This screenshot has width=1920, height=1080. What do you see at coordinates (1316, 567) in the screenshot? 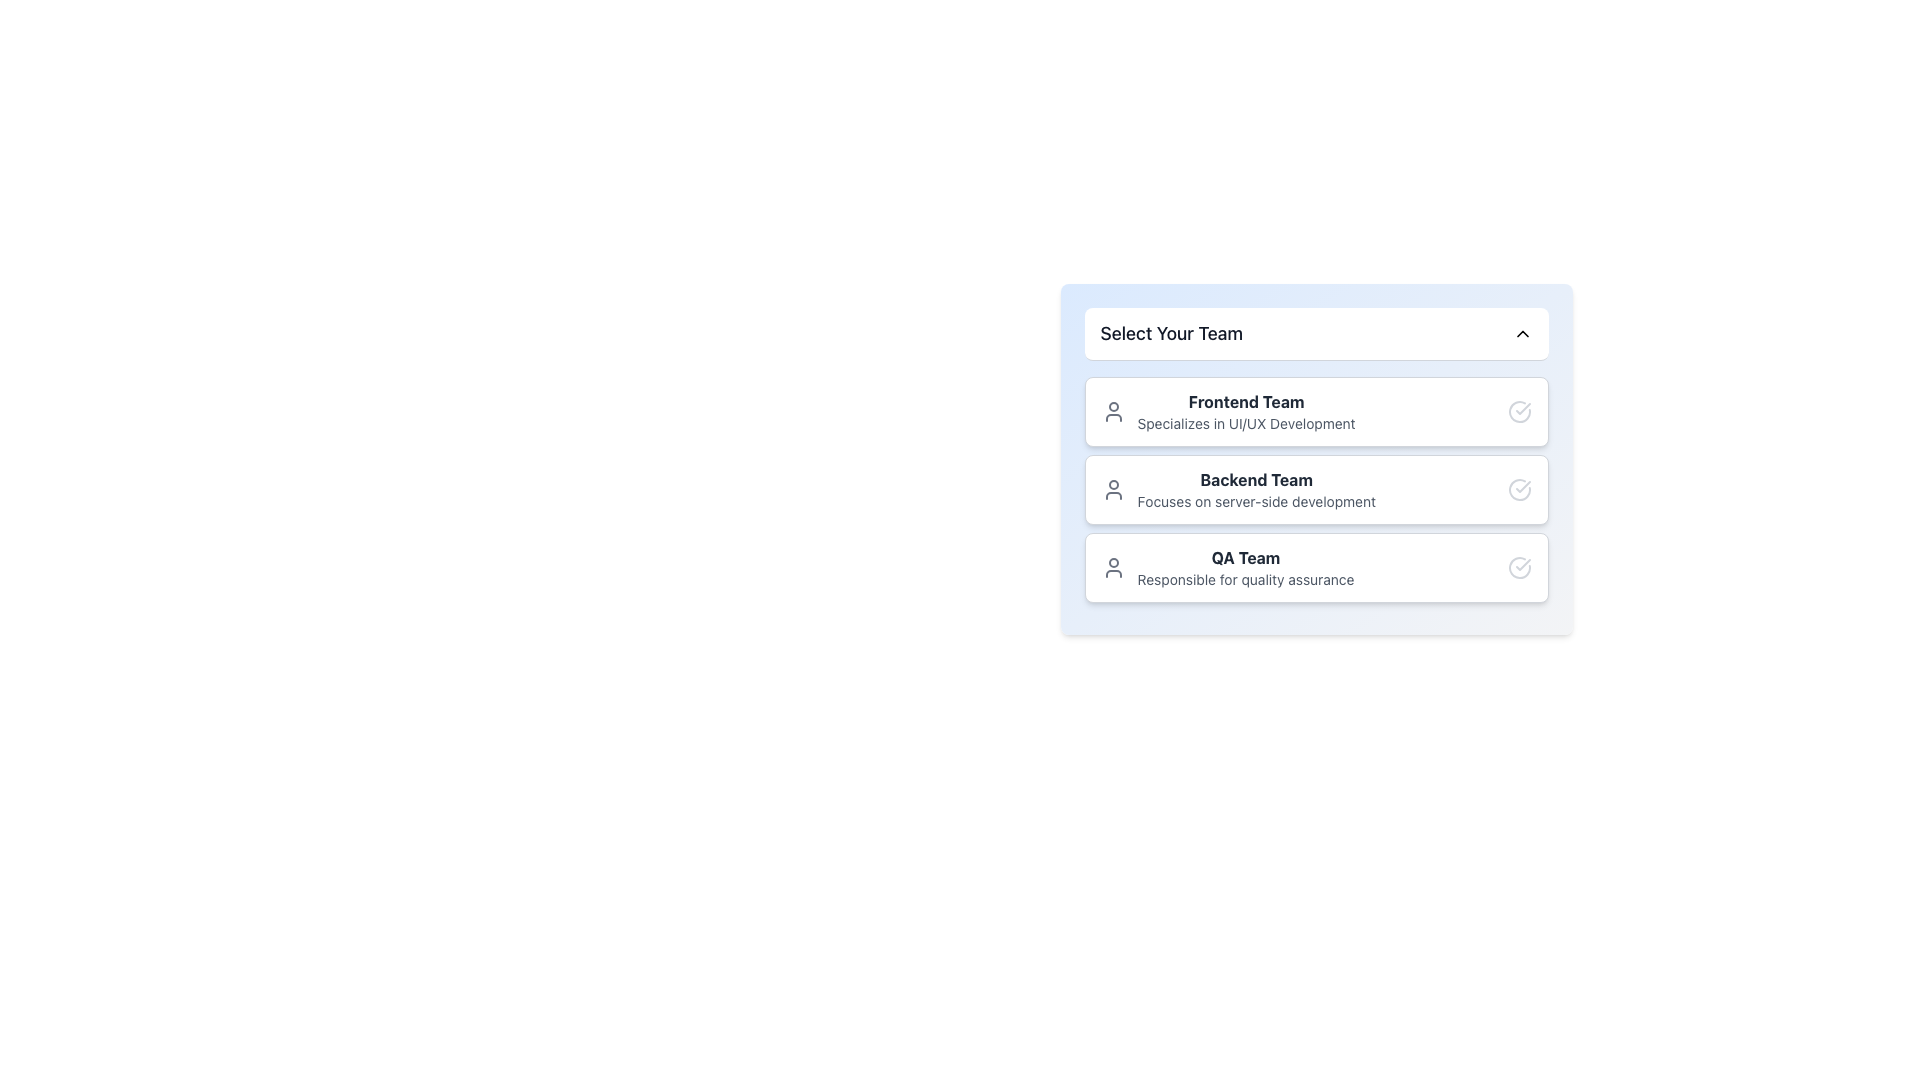
I see `the QA Team card, the third card in the horizontally stacked list` at bounding box center [1316, 567].